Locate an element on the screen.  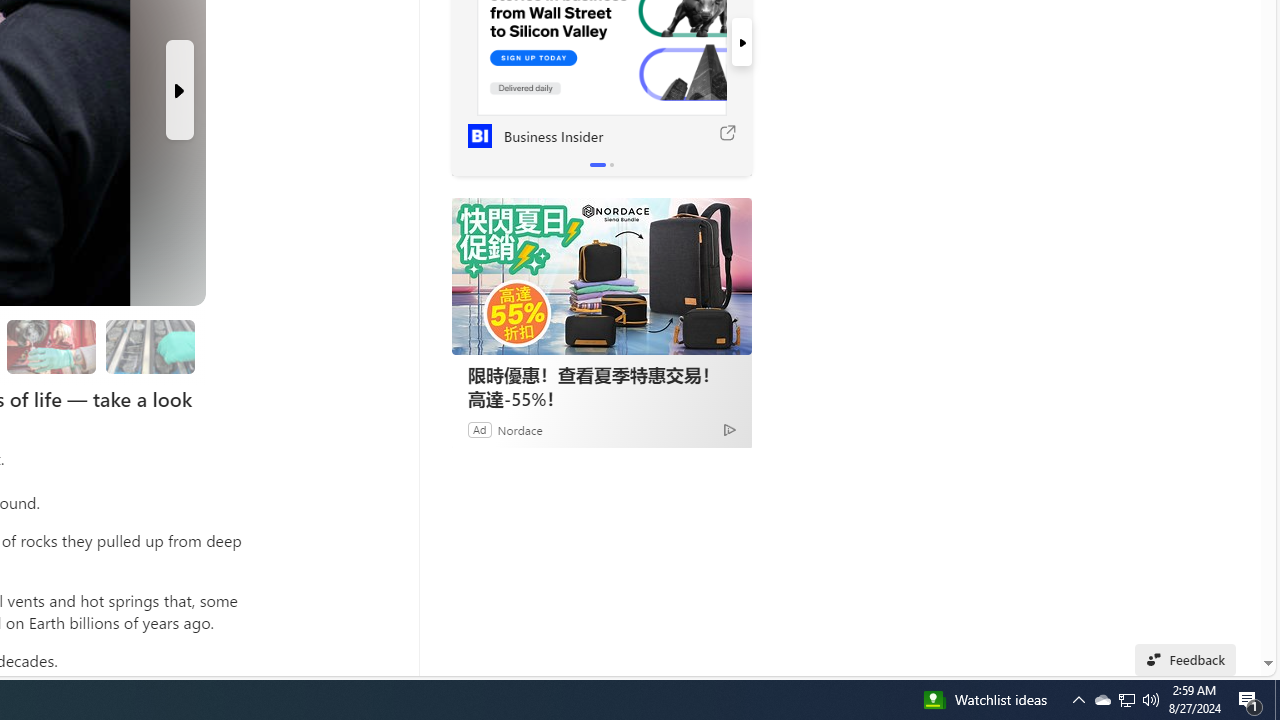
'Researchers are still studying the samples' is located at coordinates (149, 346).